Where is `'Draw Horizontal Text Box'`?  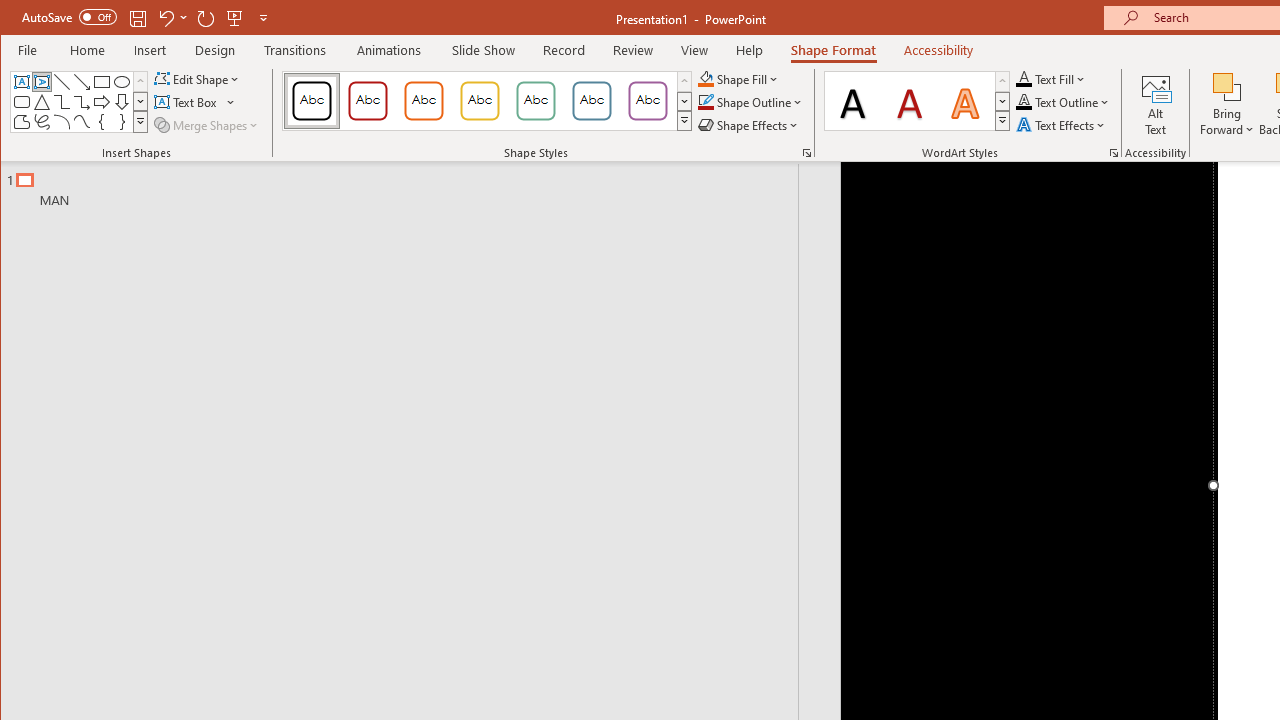
'Draw Horizontal Text Box' is located at coordinates (187, 102).